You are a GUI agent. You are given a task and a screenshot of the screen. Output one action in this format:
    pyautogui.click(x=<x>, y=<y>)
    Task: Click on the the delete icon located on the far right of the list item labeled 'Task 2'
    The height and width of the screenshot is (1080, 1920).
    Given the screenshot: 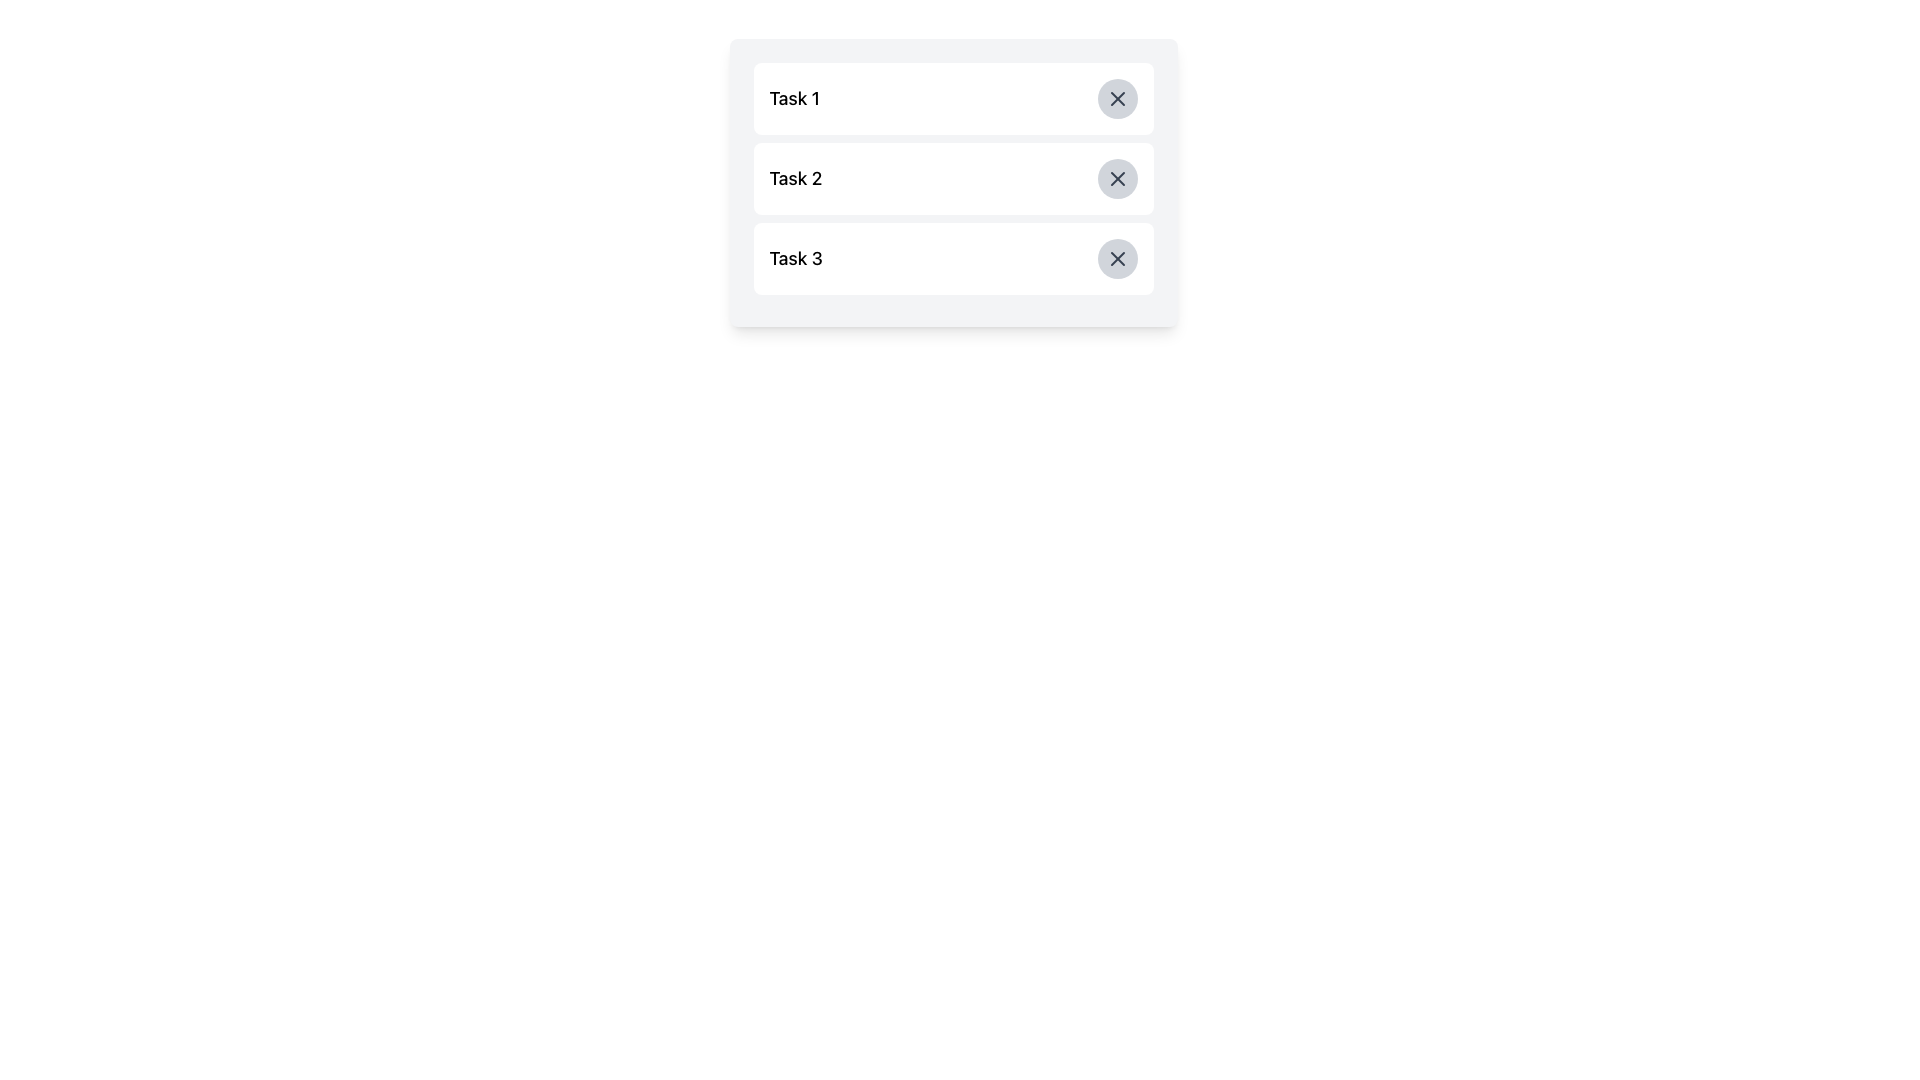 What is the action you would take?
    pyautogui.click(x=1116, y=177)
    